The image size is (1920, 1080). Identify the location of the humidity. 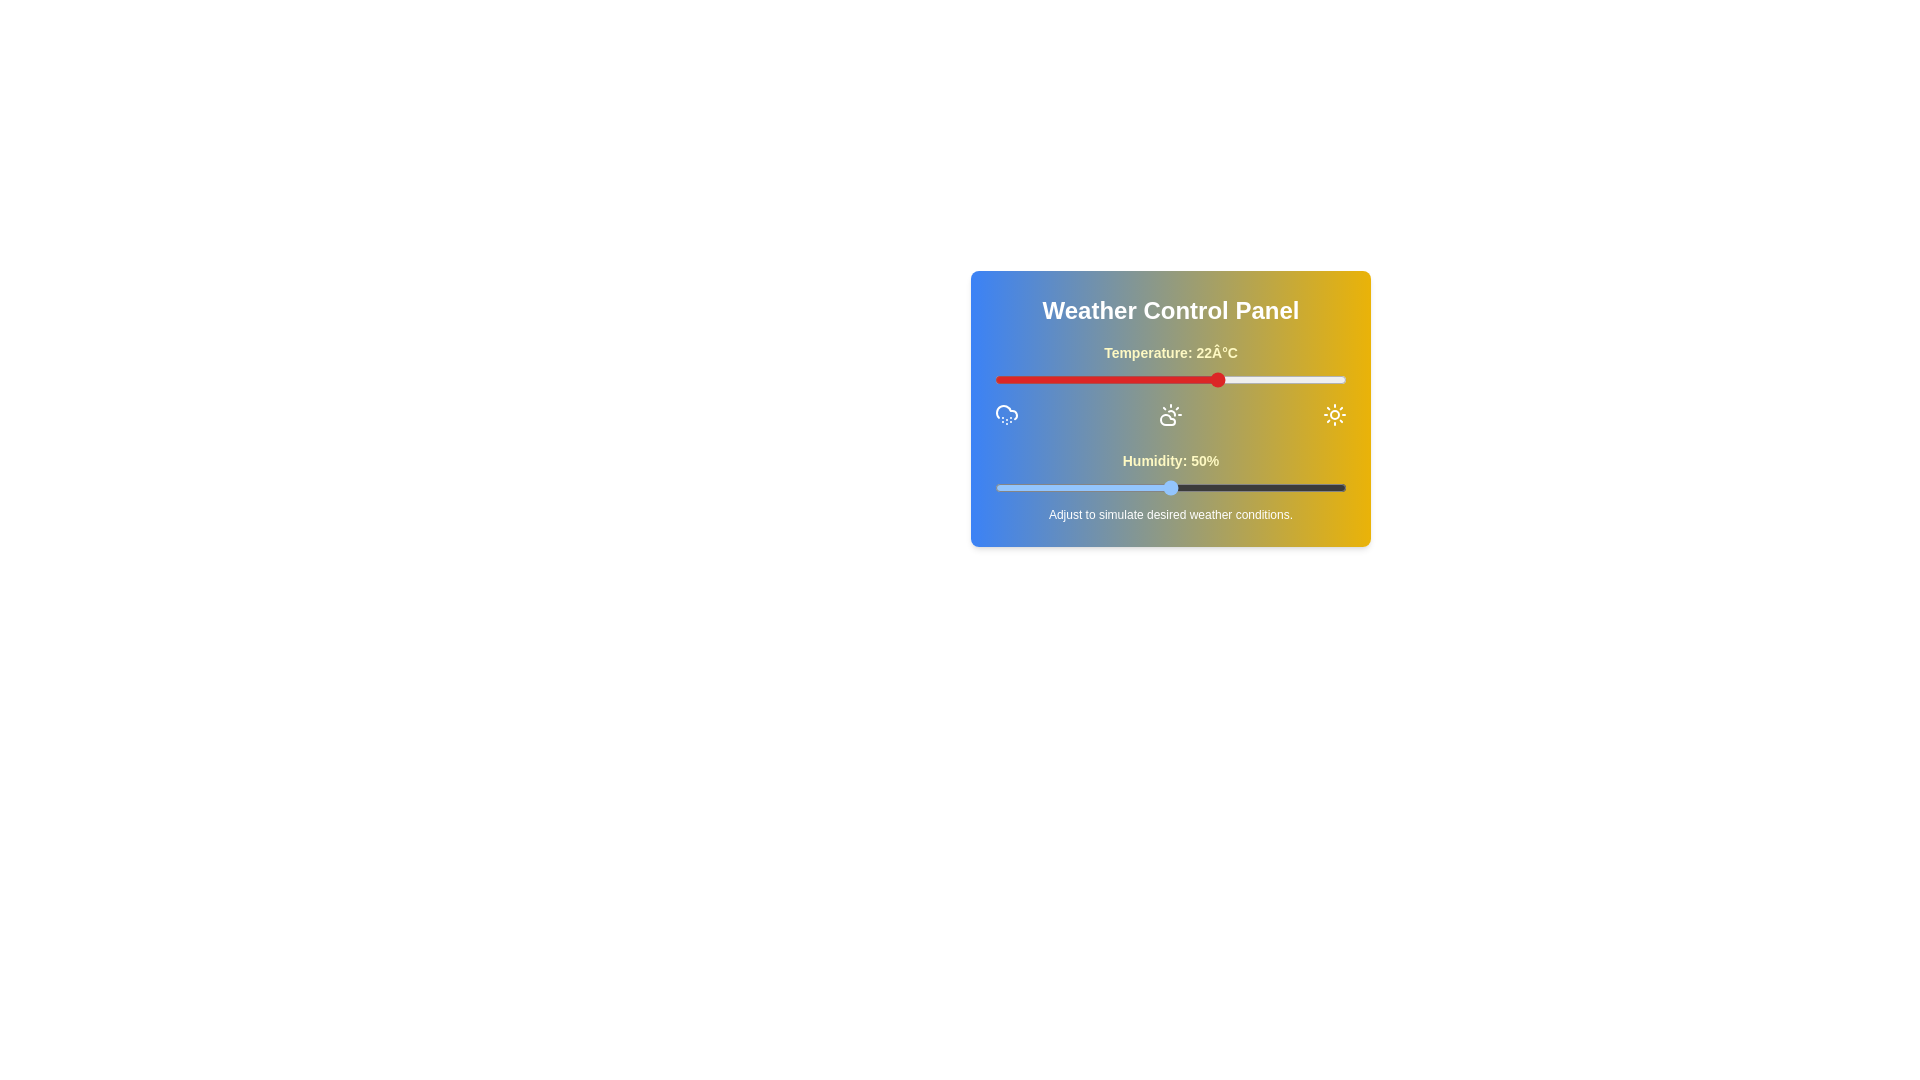
(1005, 488).